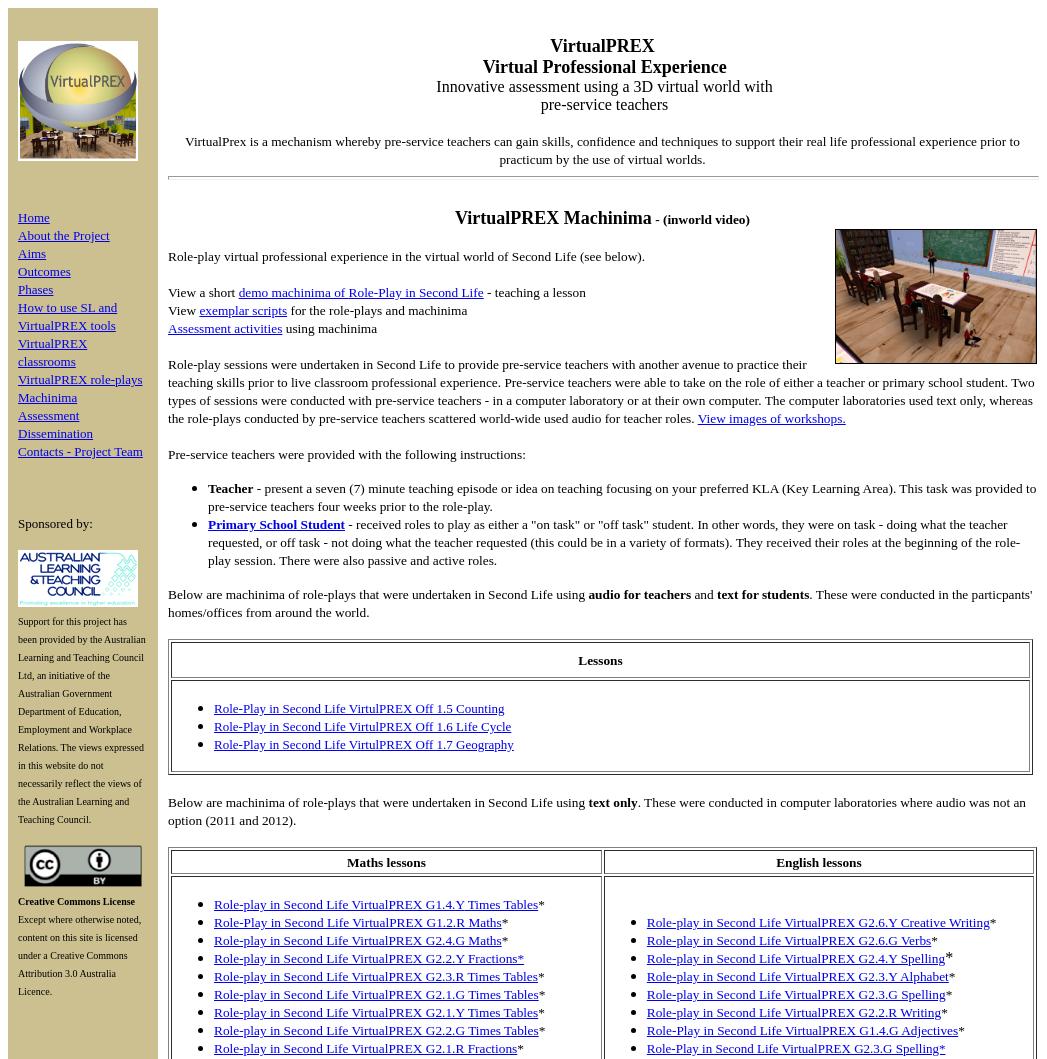 The height and width of the screenshot is (1059, 1047). I want to click on 'and', so click(702, 593).